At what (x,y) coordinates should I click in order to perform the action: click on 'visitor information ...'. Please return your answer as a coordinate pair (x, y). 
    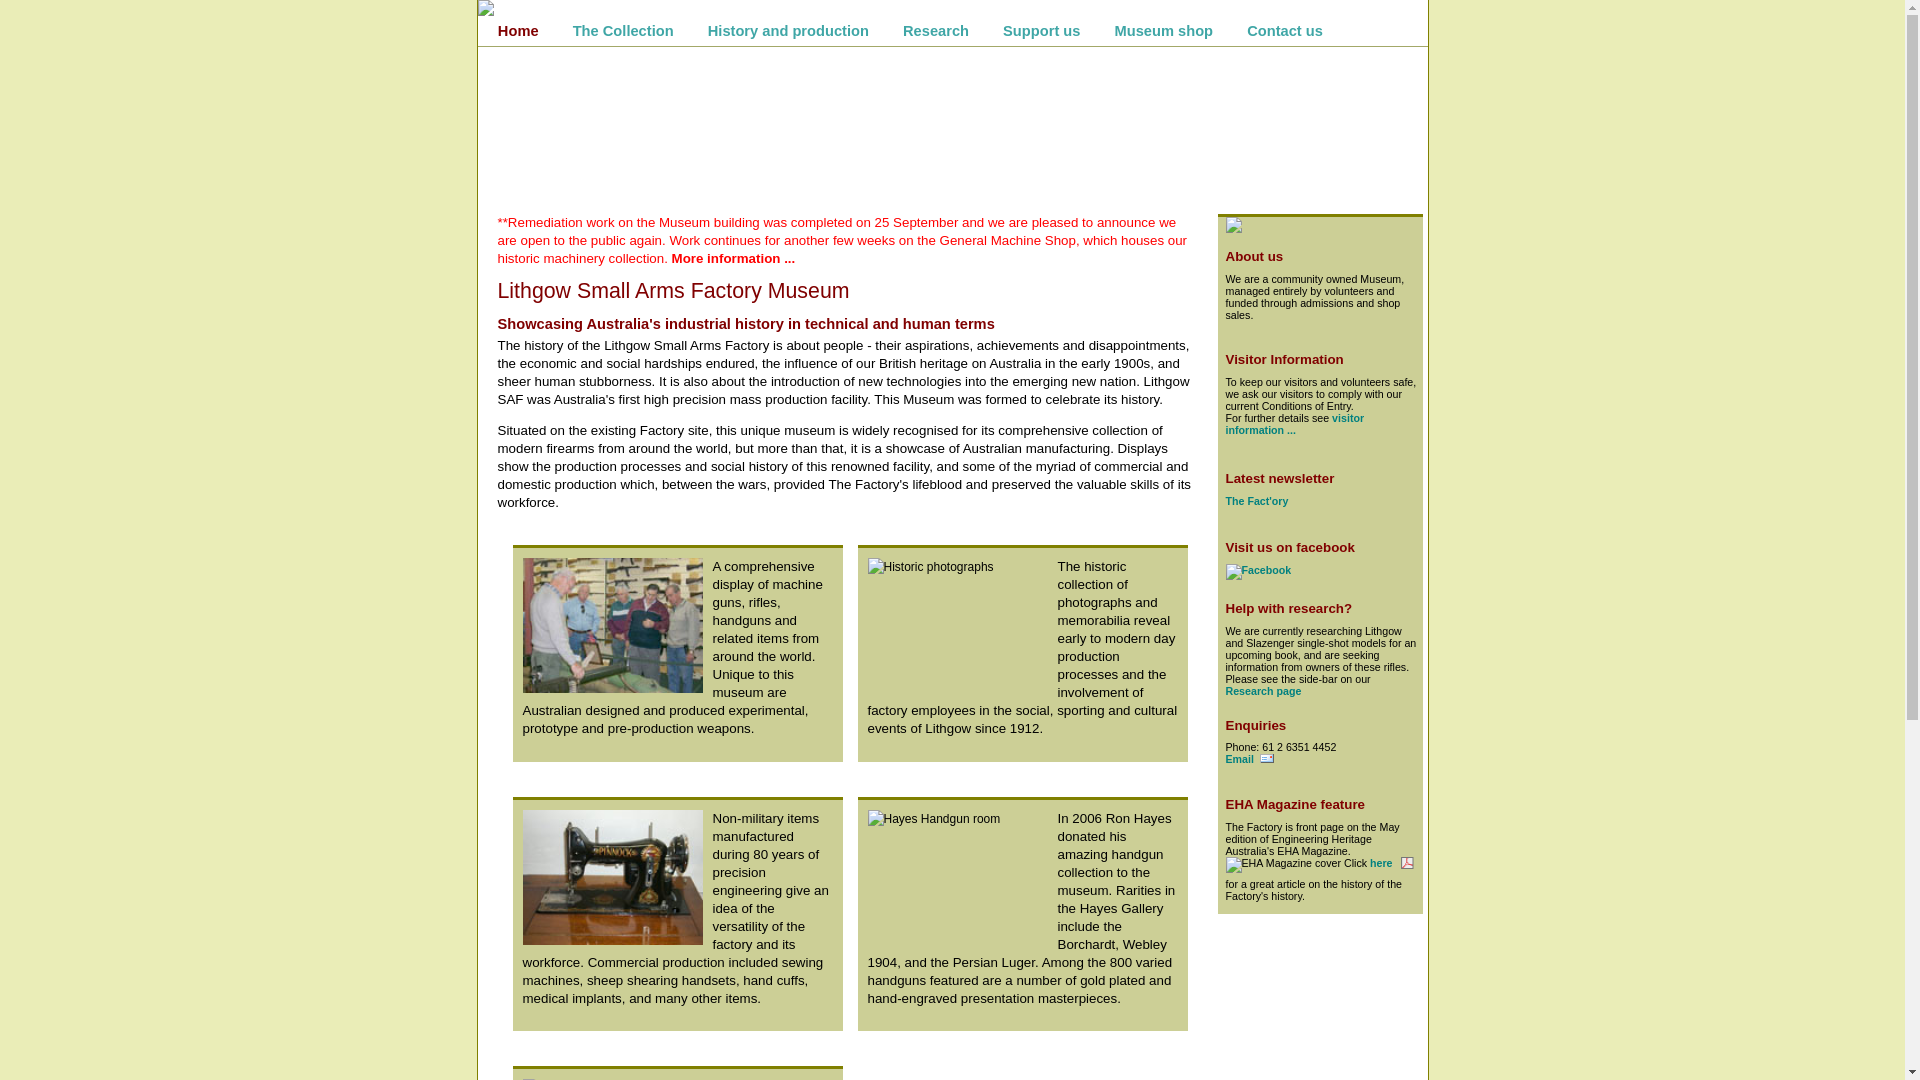
    Looking at the image, I should click on (1295, 423).